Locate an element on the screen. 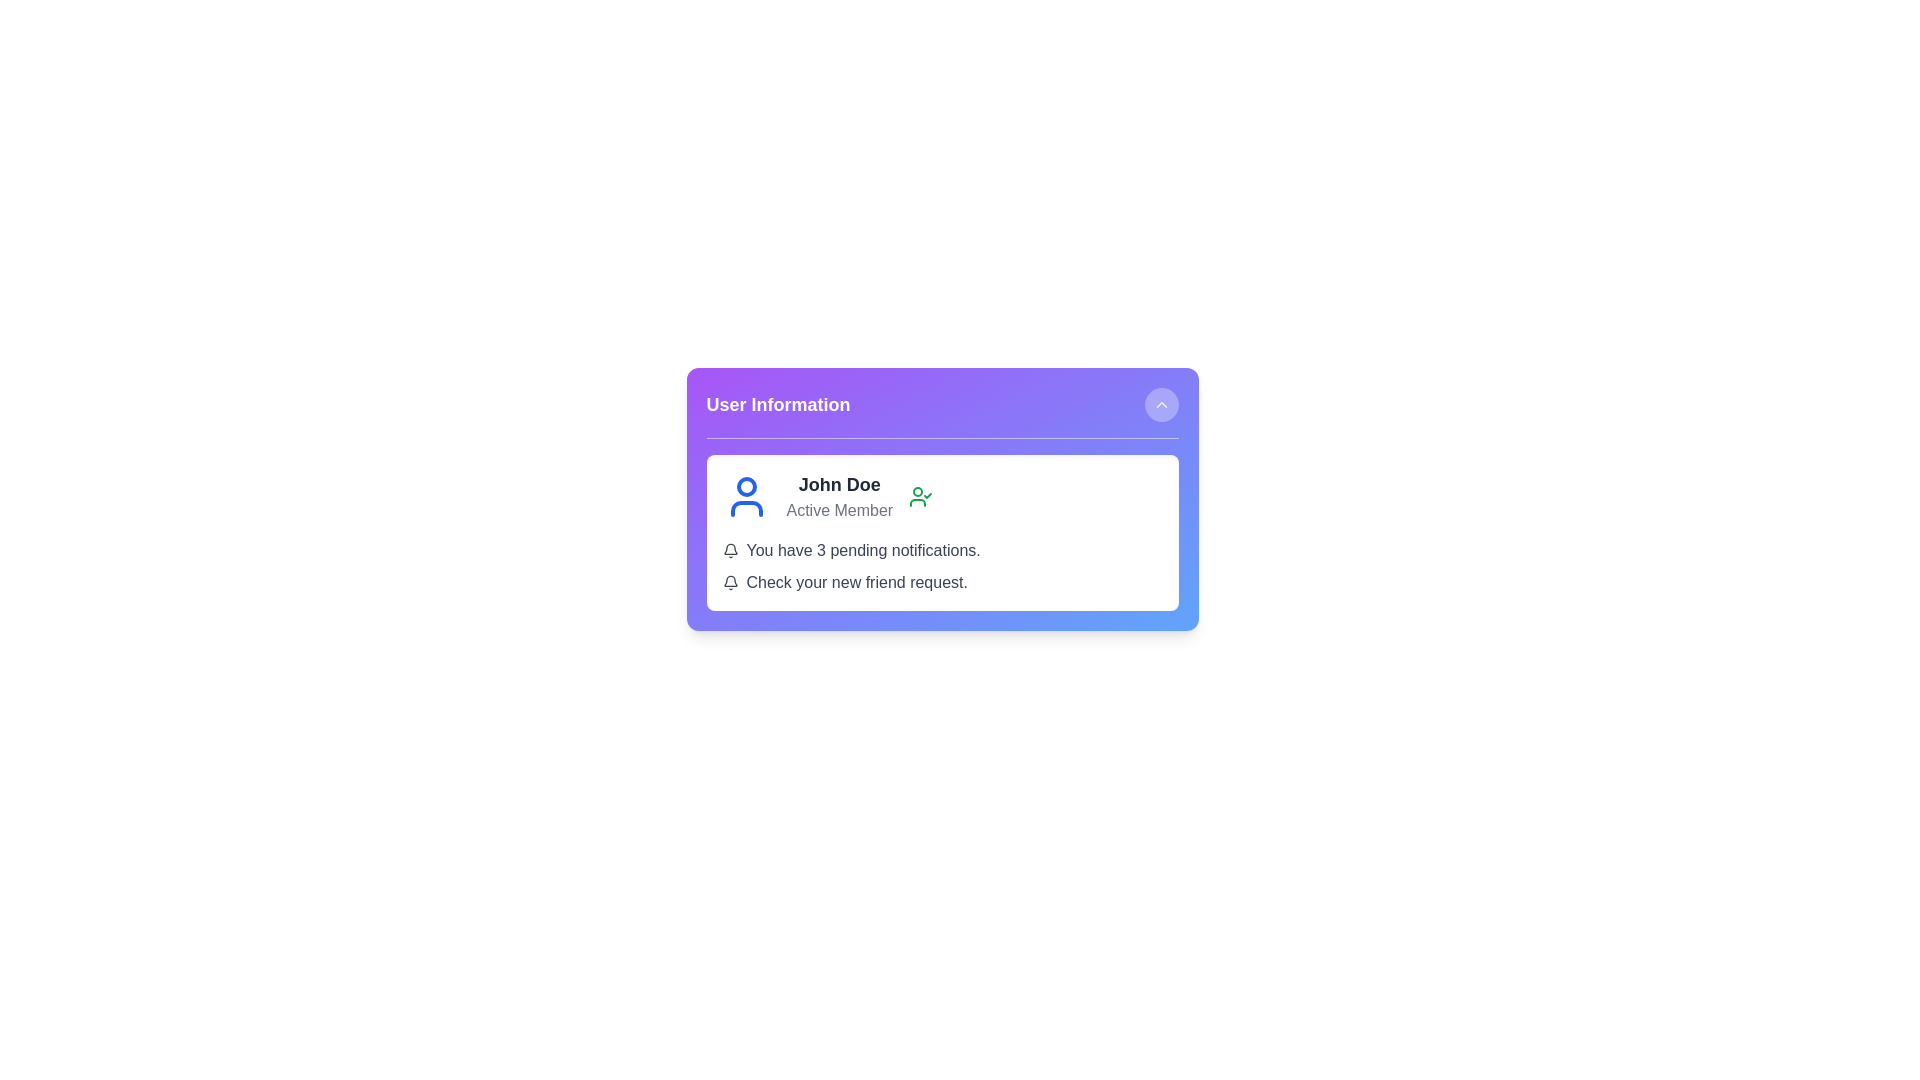  notifications displayed in the text section that indicates 'You have 3 pending notifications.' and 'Check your new friend request.' is located at coordinates (941, 567).